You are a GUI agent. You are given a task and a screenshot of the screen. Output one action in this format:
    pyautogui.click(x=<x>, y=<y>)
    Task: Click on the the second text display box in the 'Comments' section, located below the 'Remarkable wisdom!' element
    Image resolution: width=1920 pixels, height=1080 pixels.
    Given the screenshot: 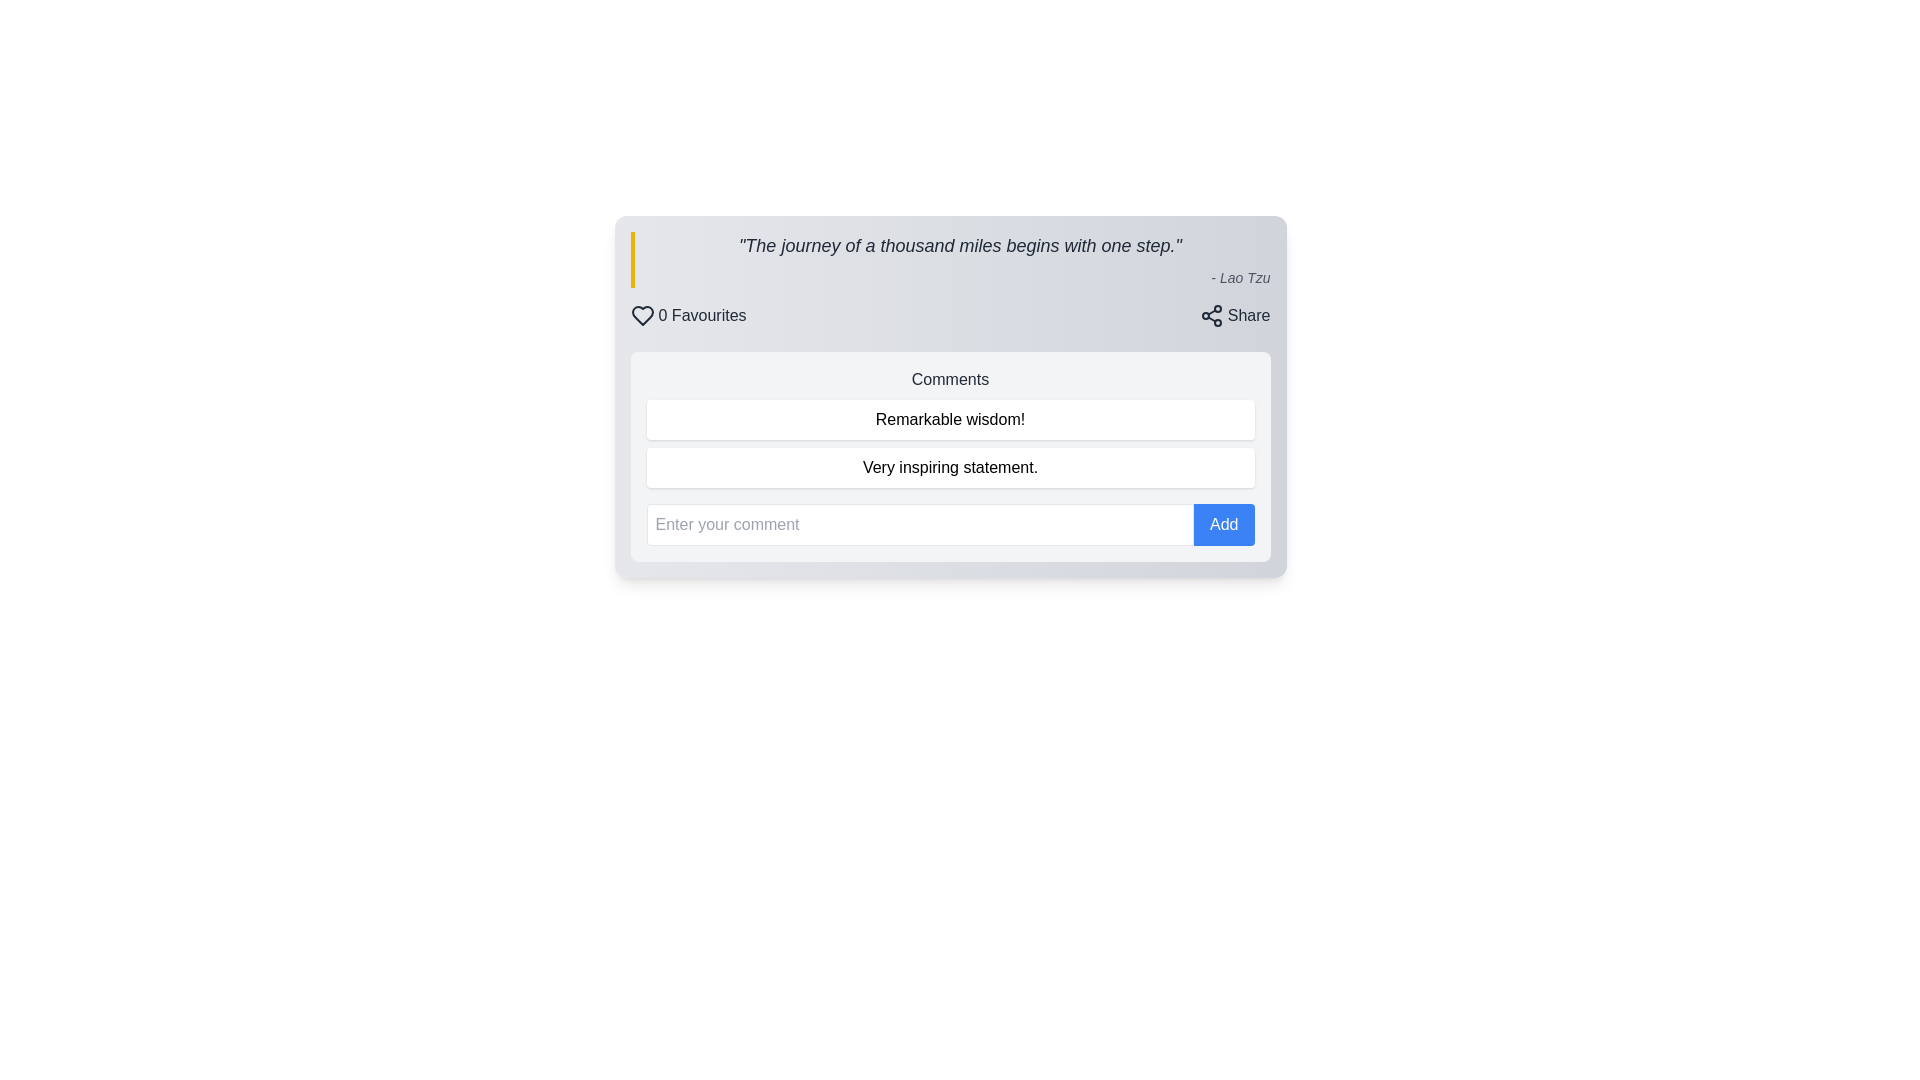 What is the action you would take?
    pyautogui.click(x=949, y=467)
    